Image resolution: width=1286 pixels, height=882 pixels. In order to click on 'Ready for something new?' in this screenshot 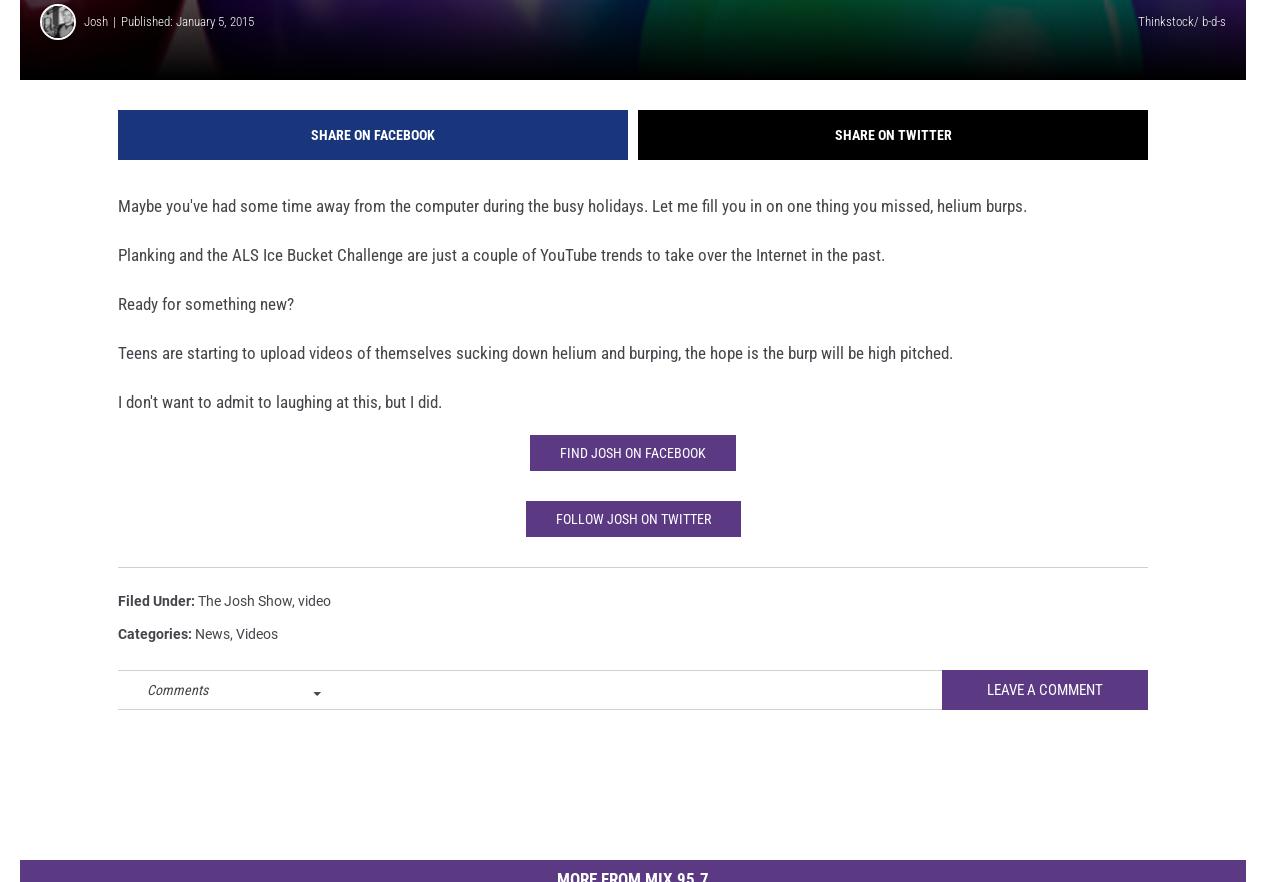, I will do `click(206, 331)`.